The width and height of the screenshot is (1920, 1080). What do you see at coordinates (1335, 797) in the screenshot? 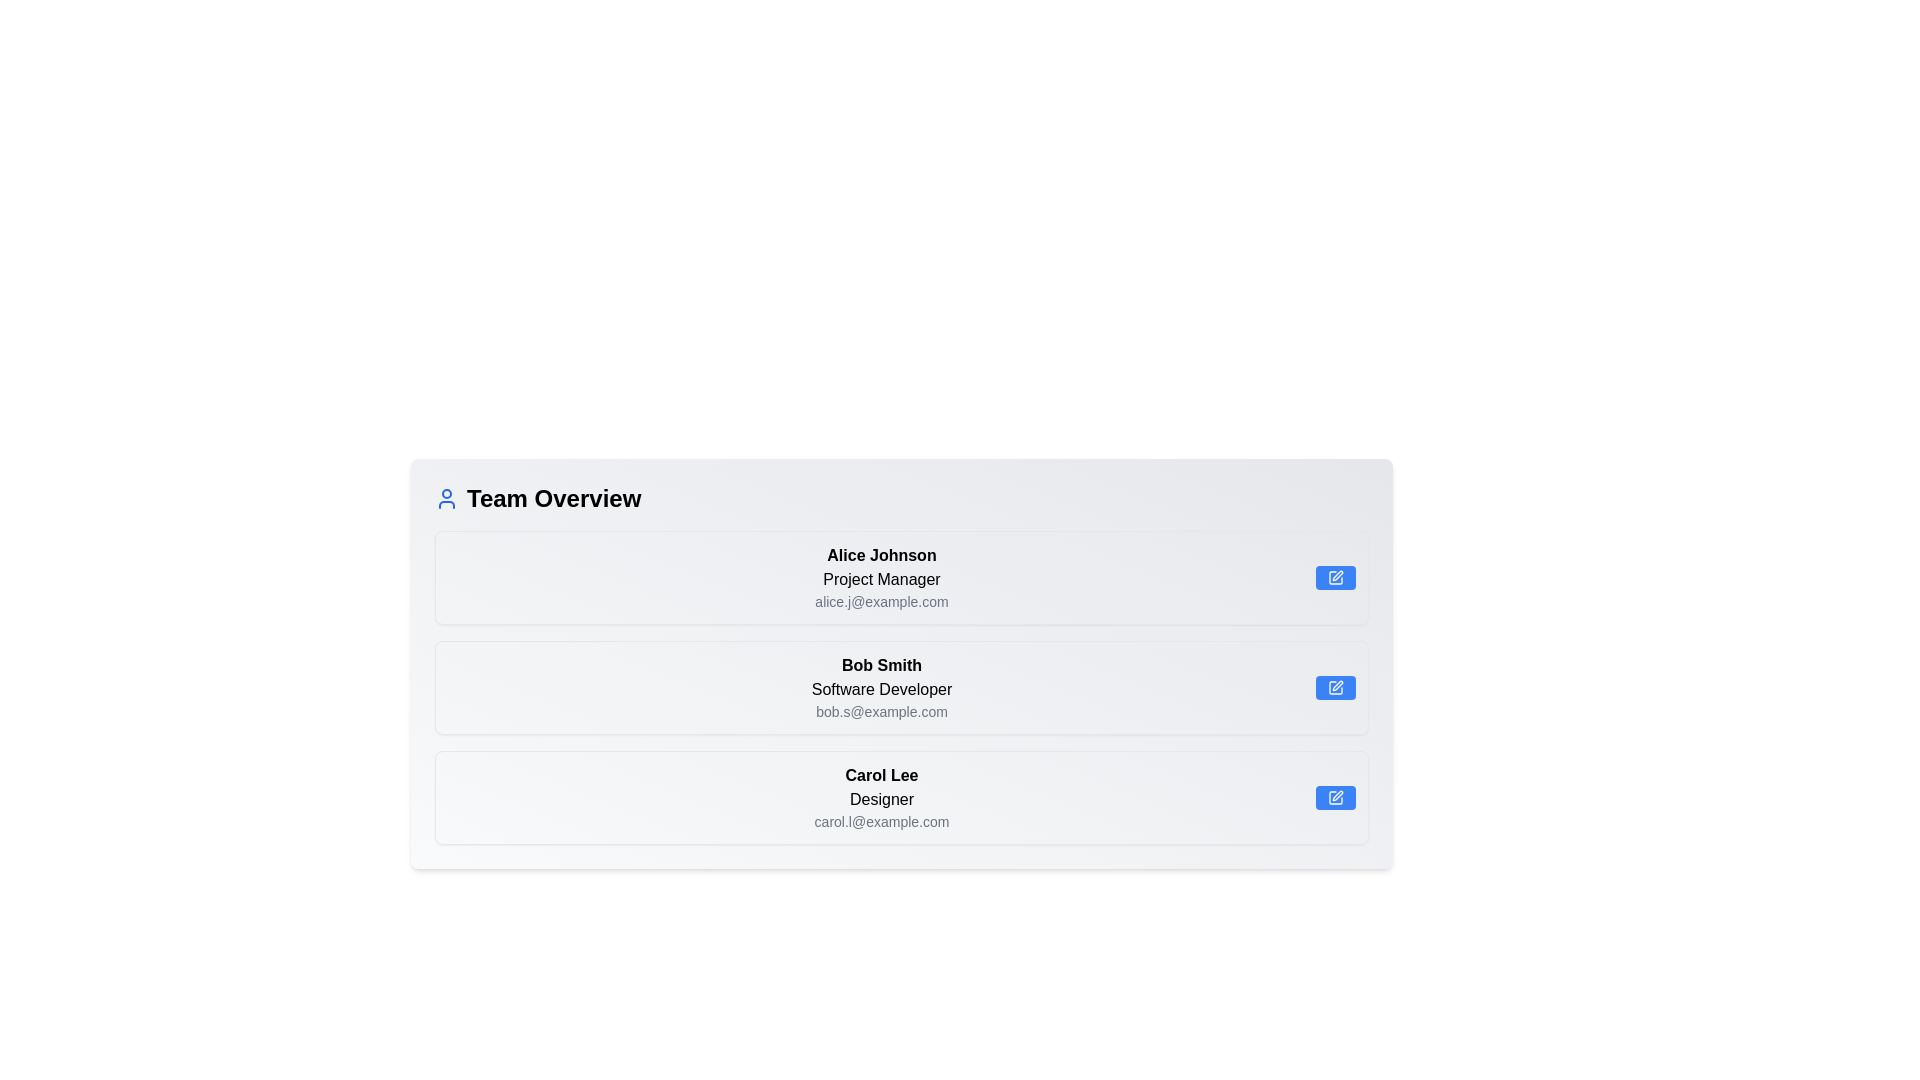
I see `the pen icon button with a blue background located to the right of the third team member (Carol Lee, Designer, carol.l@example.com) in the vertically stacked list` at bounding box center [1335, 797].